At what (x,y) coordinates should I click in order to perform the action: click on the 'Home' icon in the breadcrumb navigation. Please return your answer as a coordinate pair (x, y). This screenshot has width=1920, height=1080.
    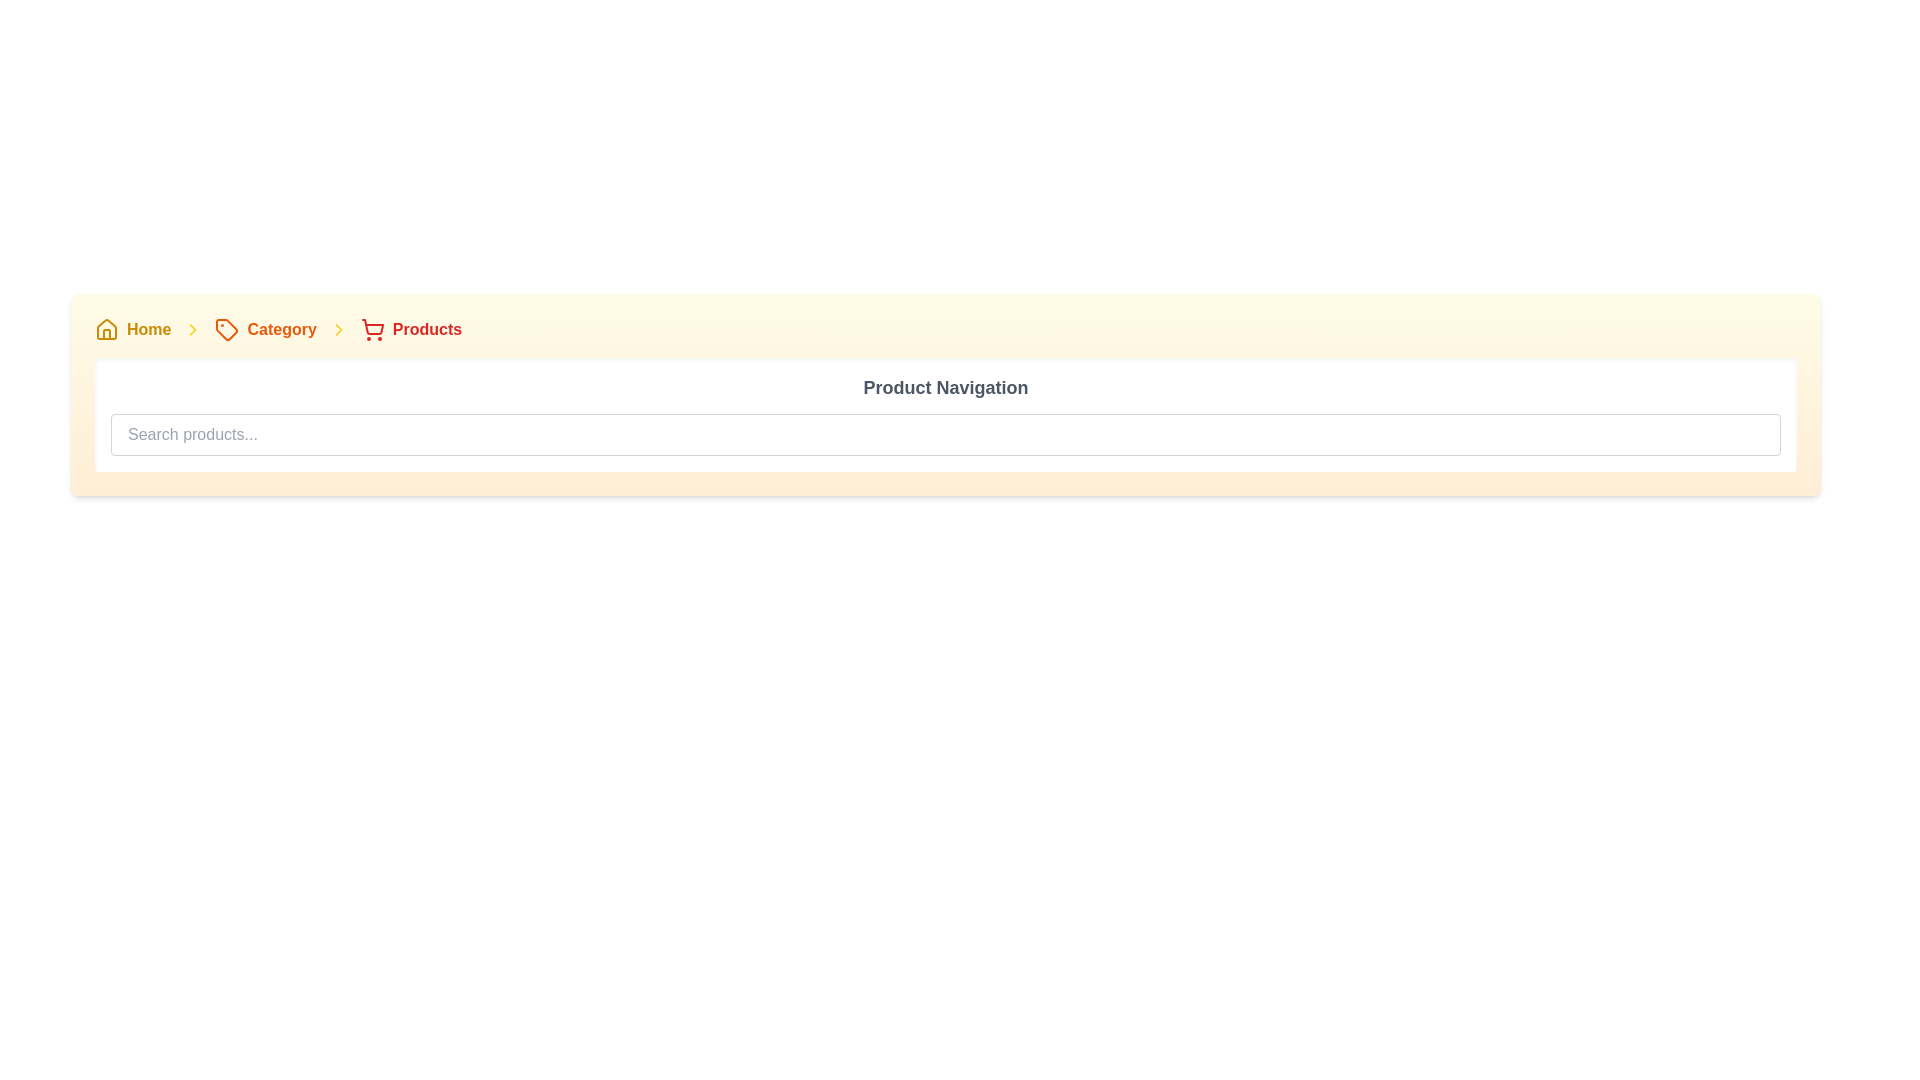
    Looking at the image, I should click on (105, 329).